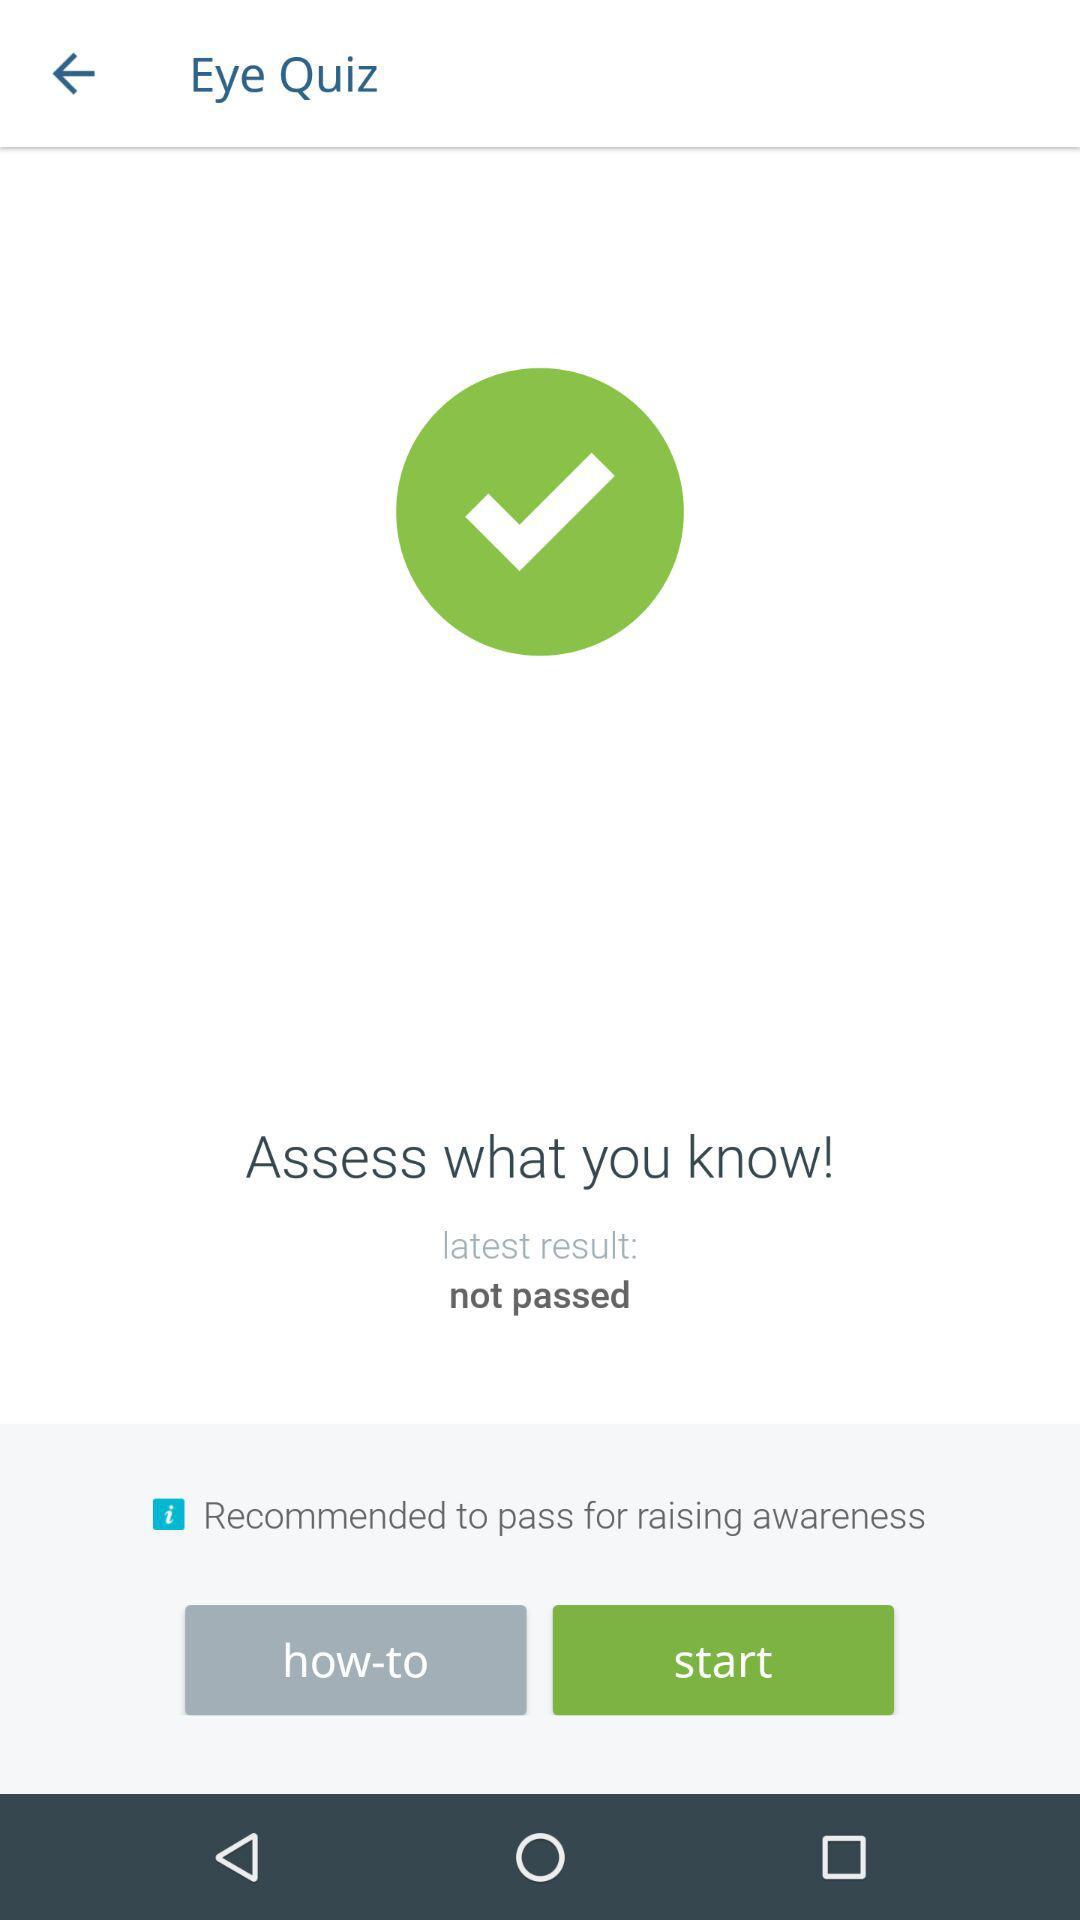 This screenshot has height=1920, width=1080. I want to click on the item at the bottom right corner, so click(723, 1660).